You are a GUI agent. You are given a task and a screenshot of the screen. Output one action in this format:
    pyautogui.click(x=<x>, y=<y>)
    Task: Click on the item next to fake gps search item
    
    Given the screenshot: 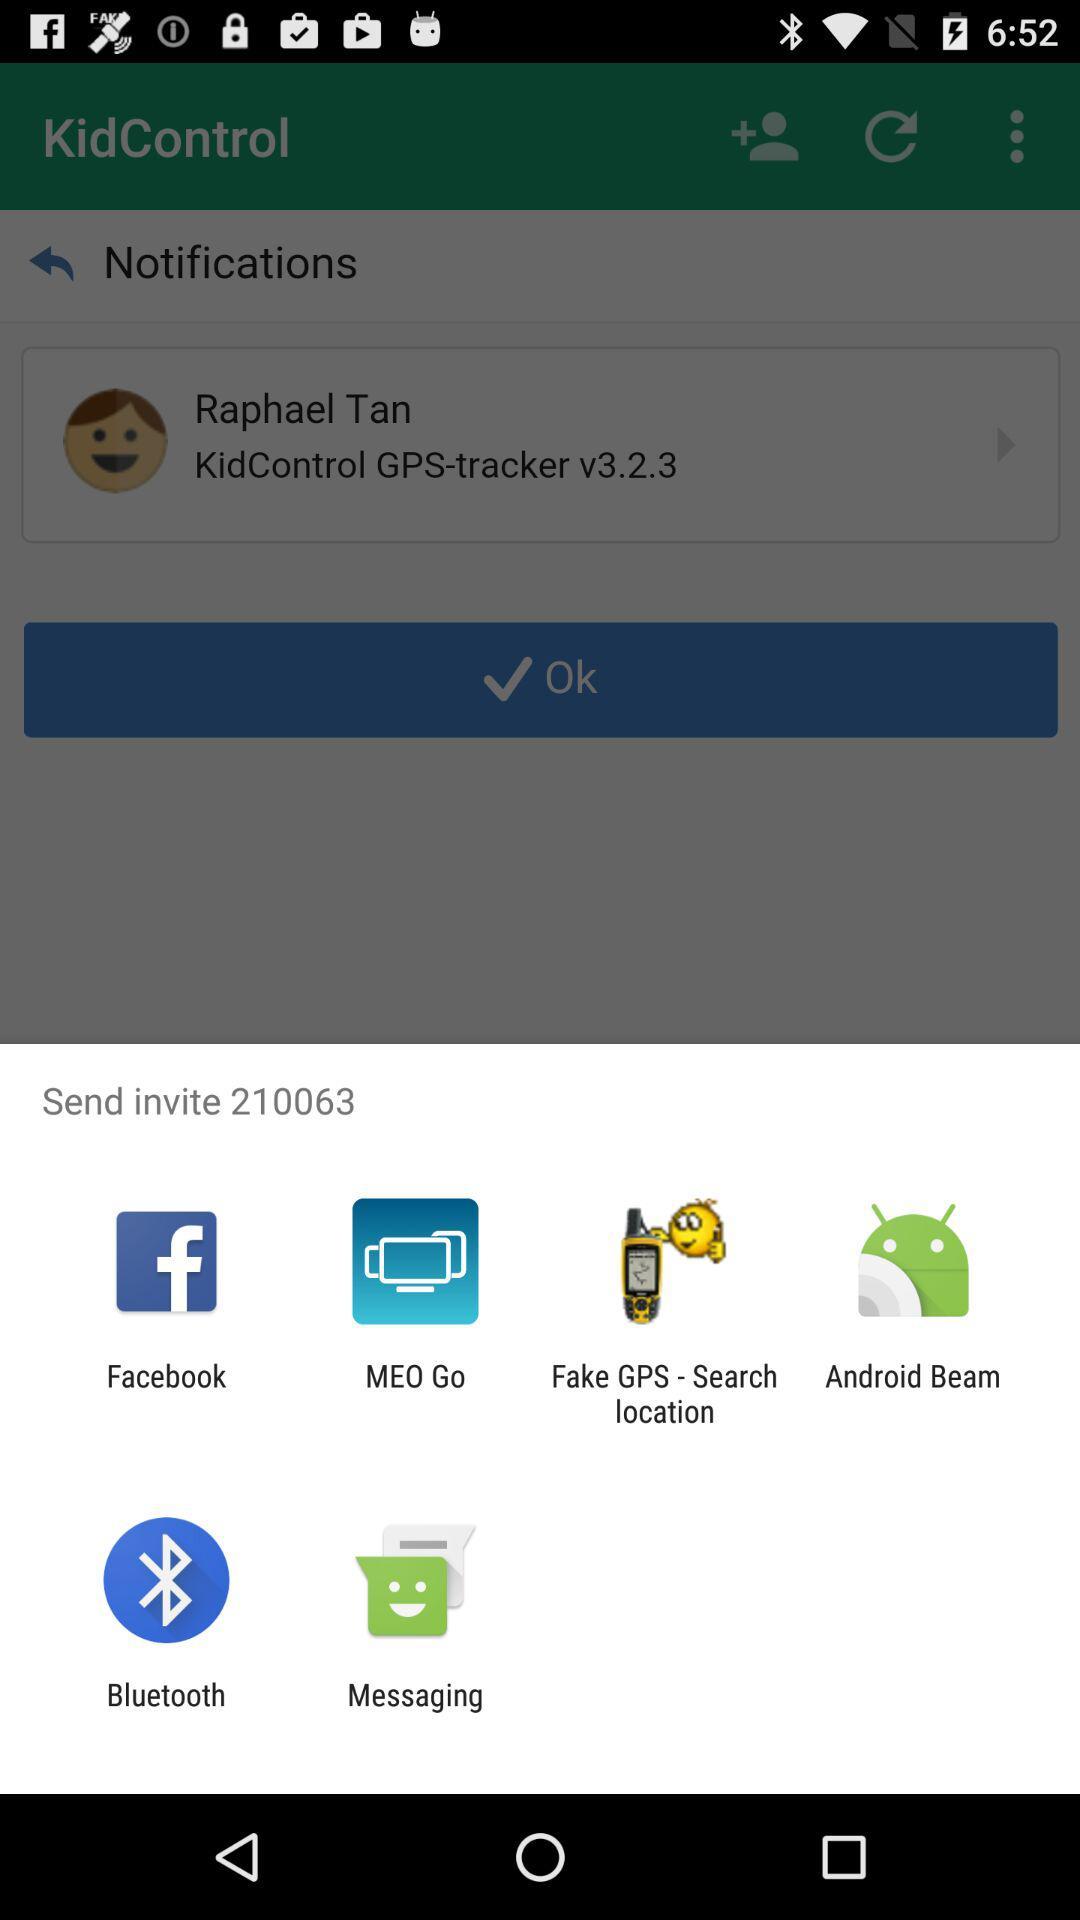 What is the action you would take?
    pyautogui.click(x=414, y=1392)
    